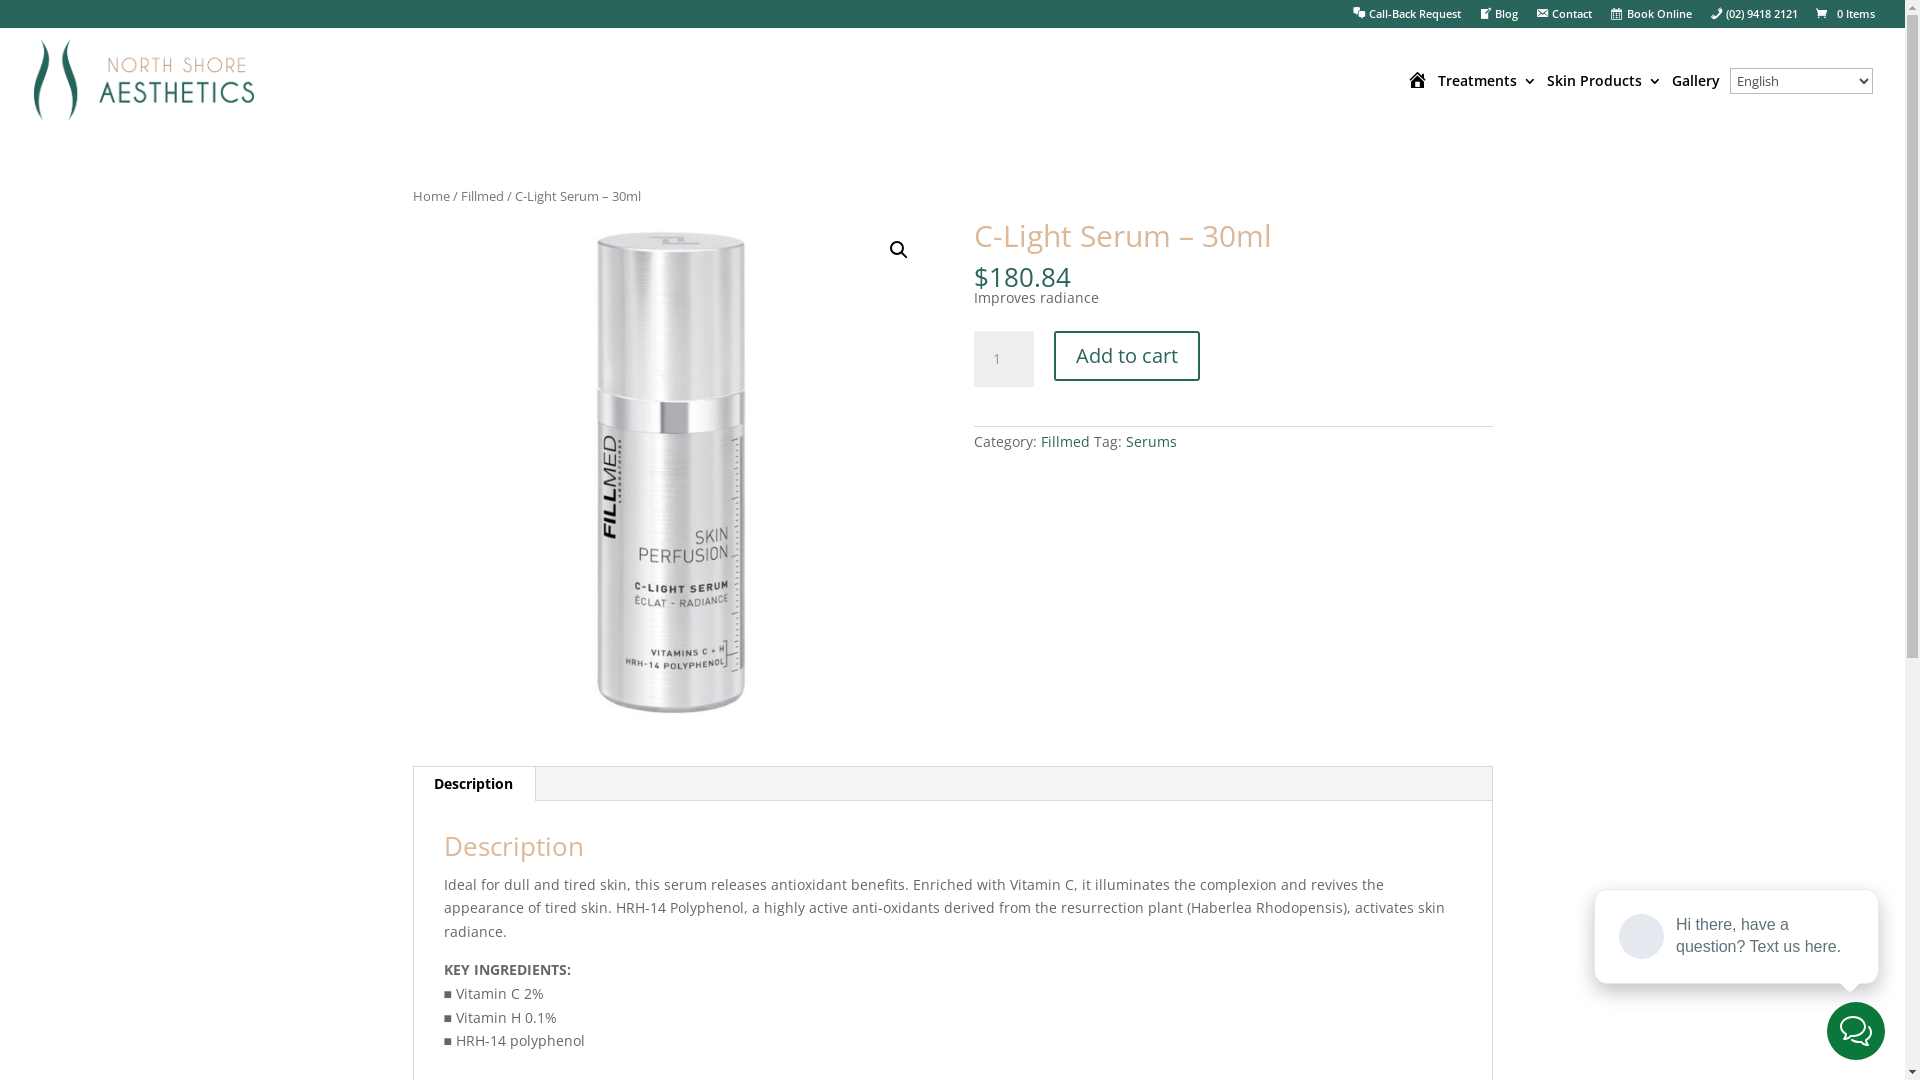 The image size is (1920, 1080). Describe the element at coordinates (1813, 13) in the screenshot. I see `'0 Items'` at that location.